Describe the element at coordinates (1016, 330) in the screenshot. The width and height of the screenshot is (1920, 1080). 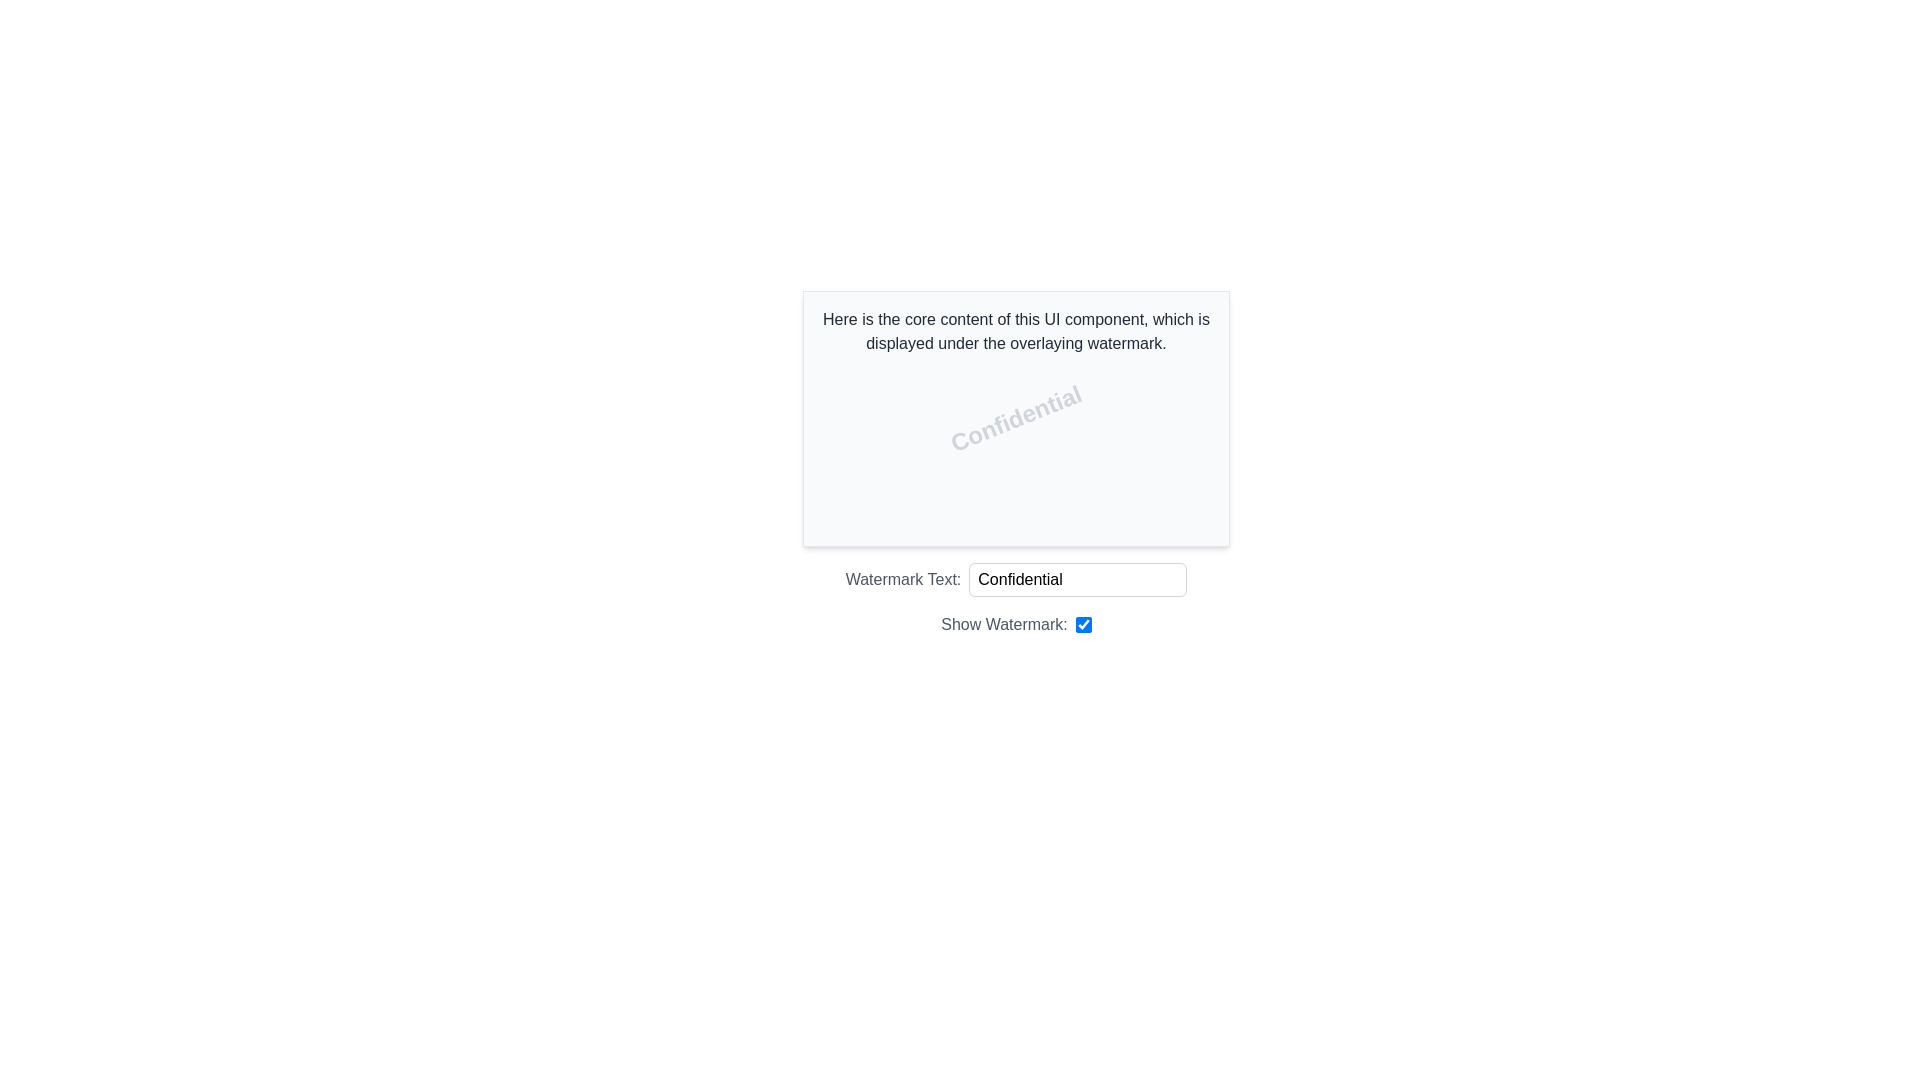
I see `the text block element that displays 'Here is the core content of this UI component, which is displayed under the overlaying watermark.'` at that location.